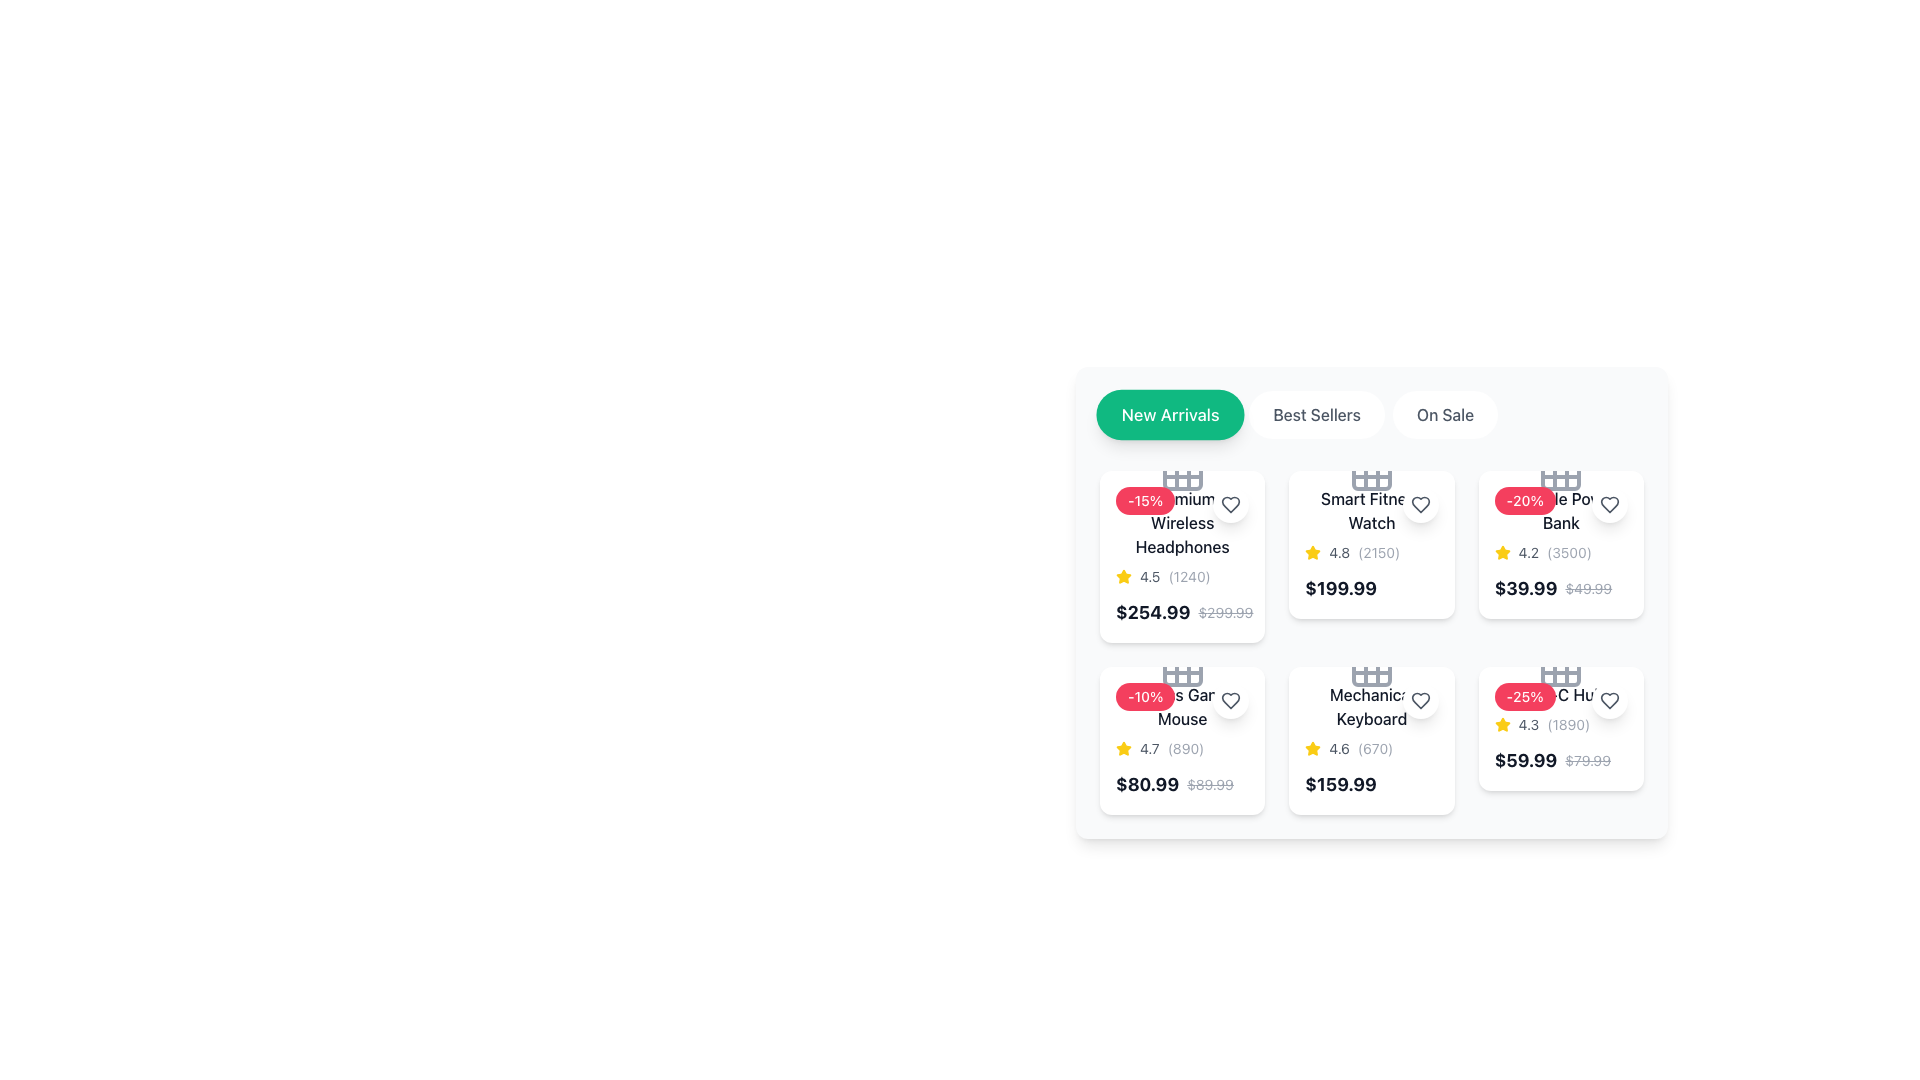  What do you see at coordinates (1552, 588) in the screenshot?
I see `the text grouping with styled price indicators, which includes the bold price '$39.99' and the strikethrough original price '$49.99', located in the third card of the top row` at bounding box center [1552, 588].